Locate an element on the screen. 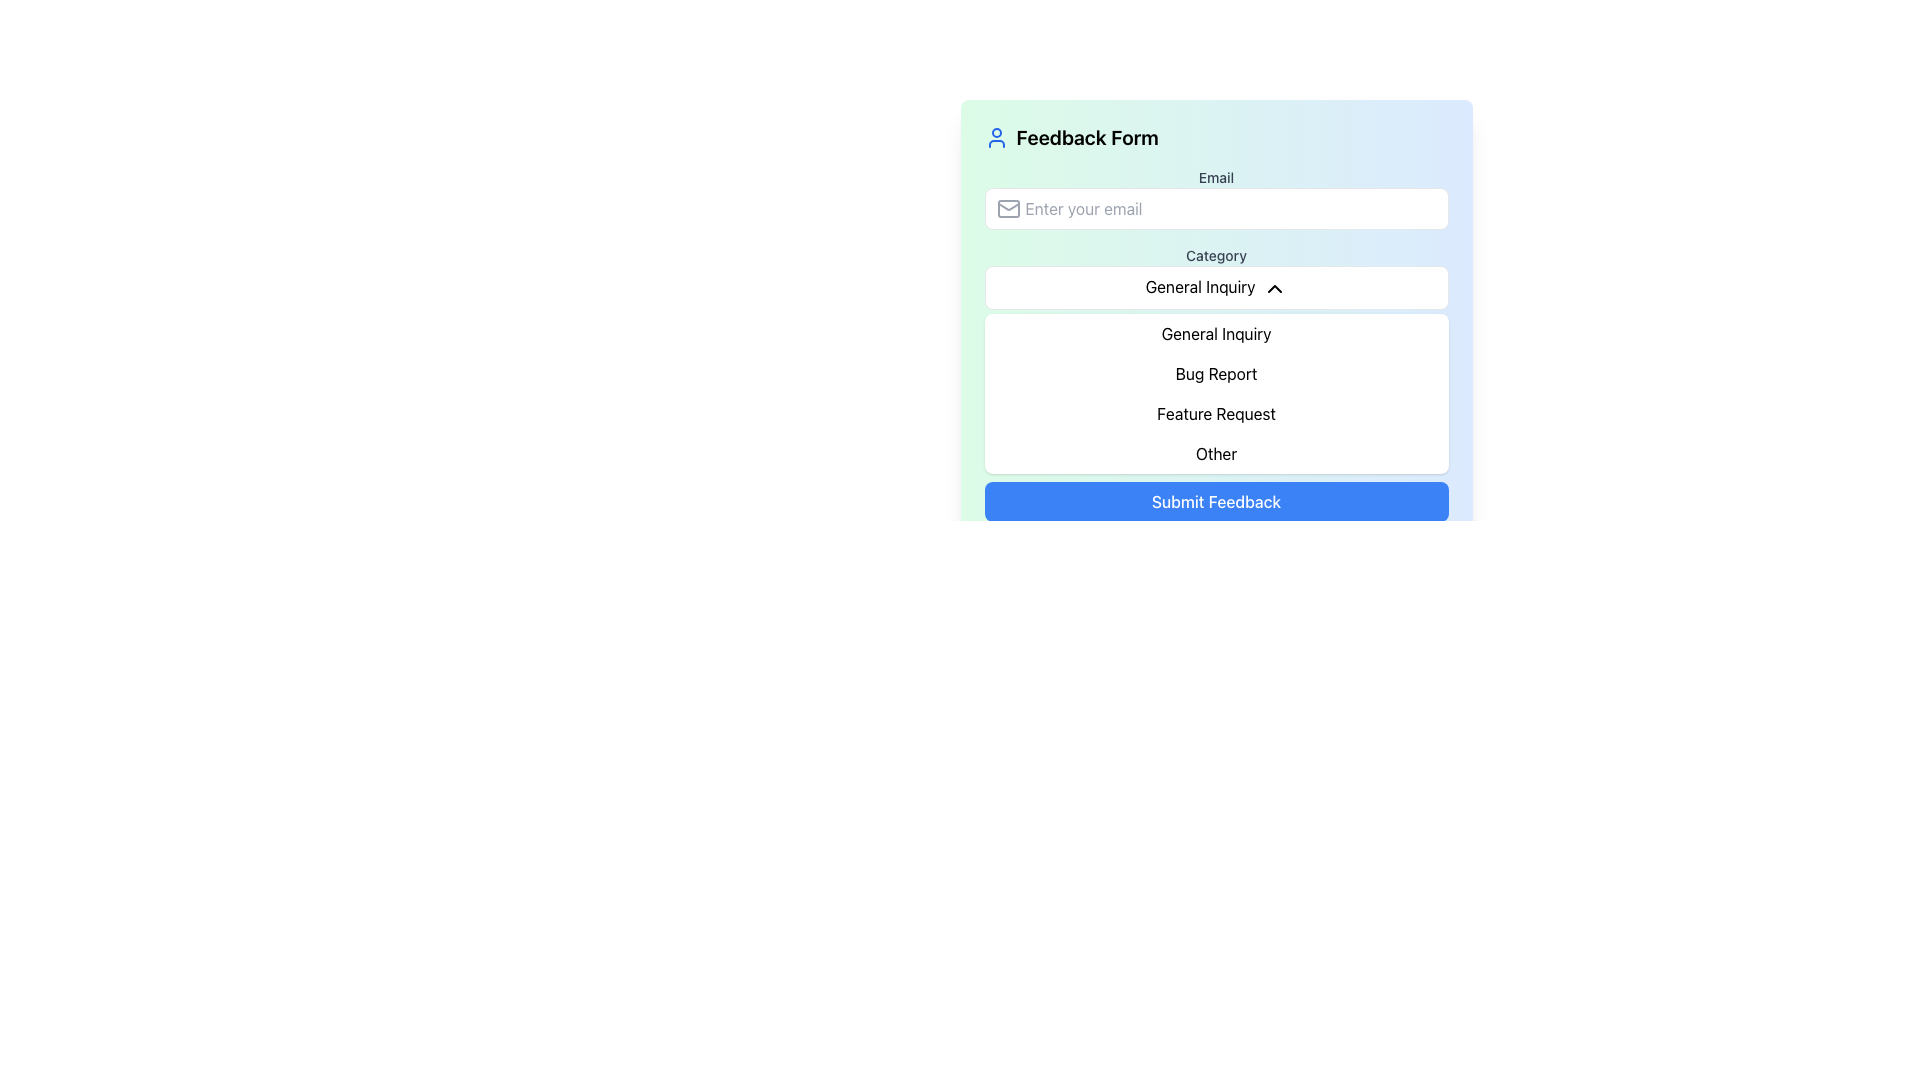 Image resolution: width=1920 pixels, height=1080 pixels. the text label displaying 'Email', which is styled with a small, medium-weight font in gray color, located above the email input field is located at coordinates (1215, 176).